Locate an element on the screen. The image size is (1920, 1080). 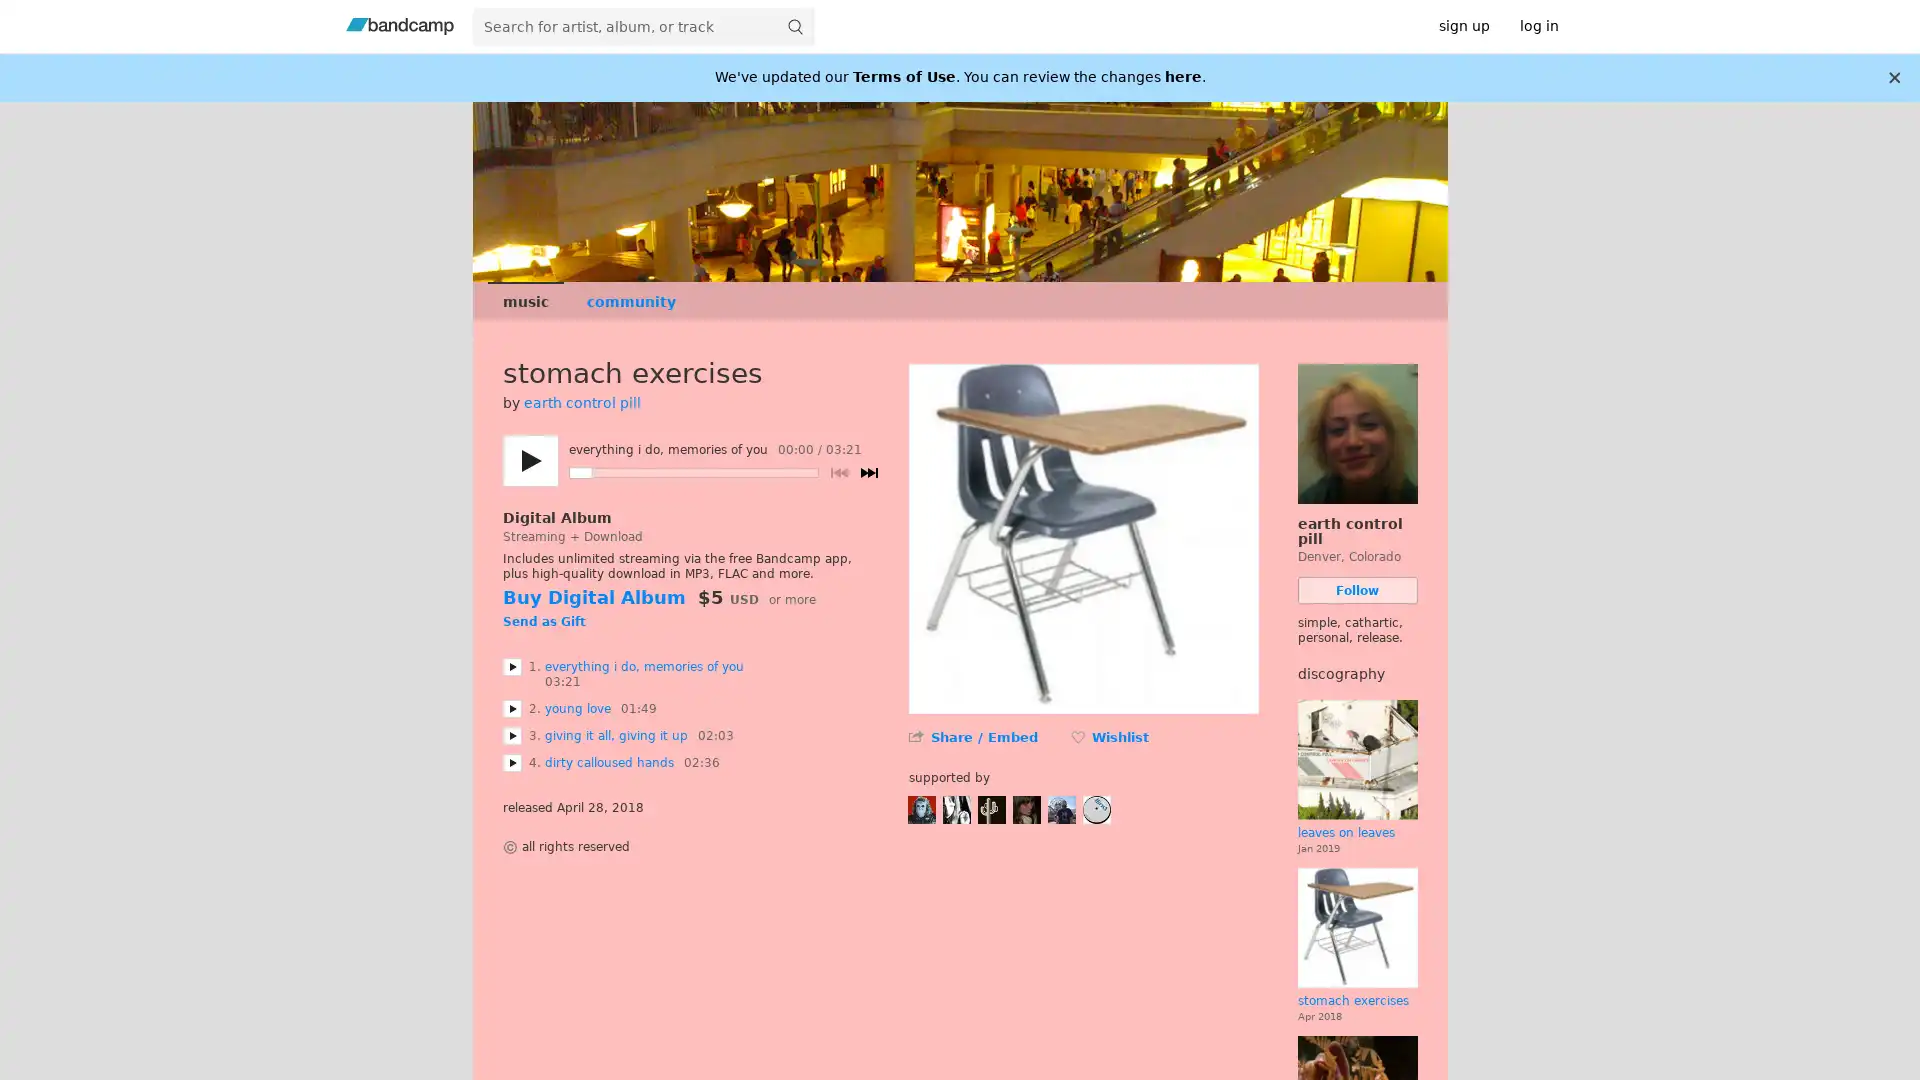
Follow is located at coordinates (1357, 589).